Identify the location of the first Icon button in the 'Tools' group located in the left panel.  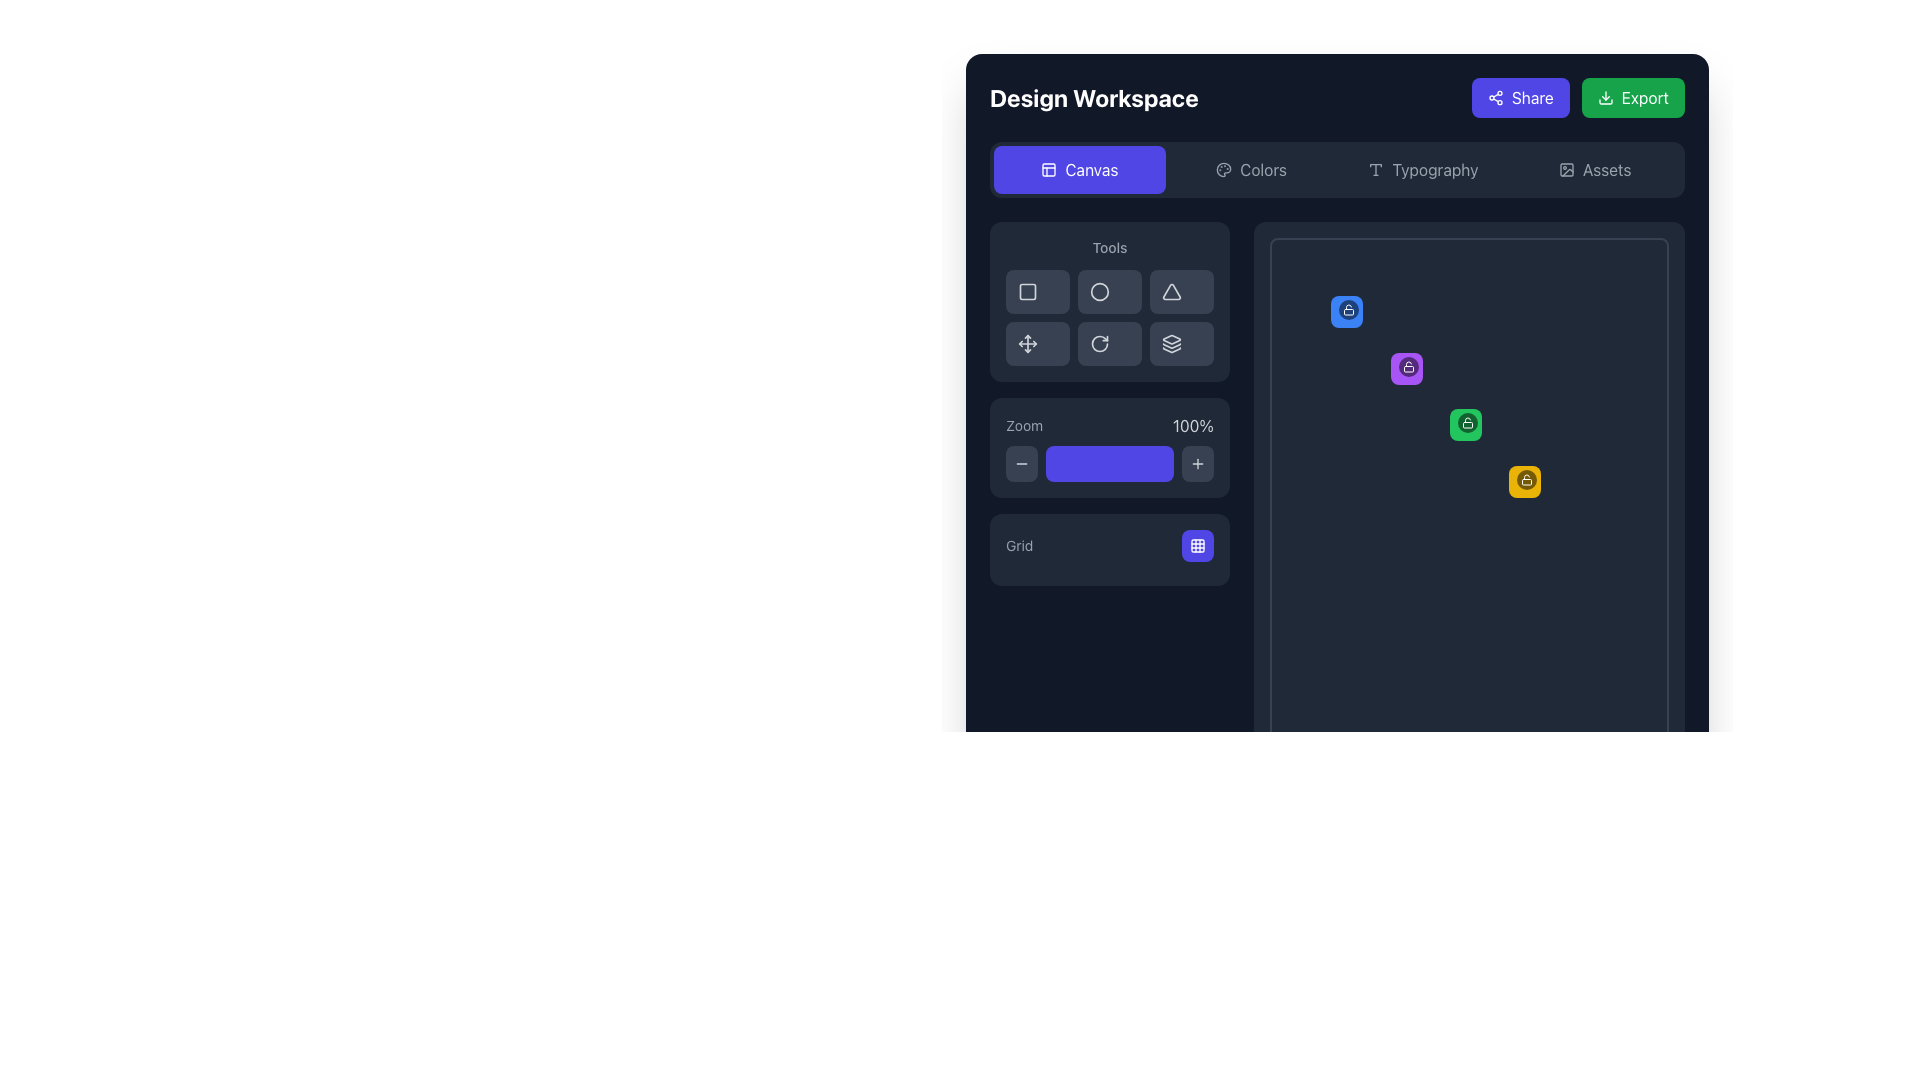
(1027, 292).